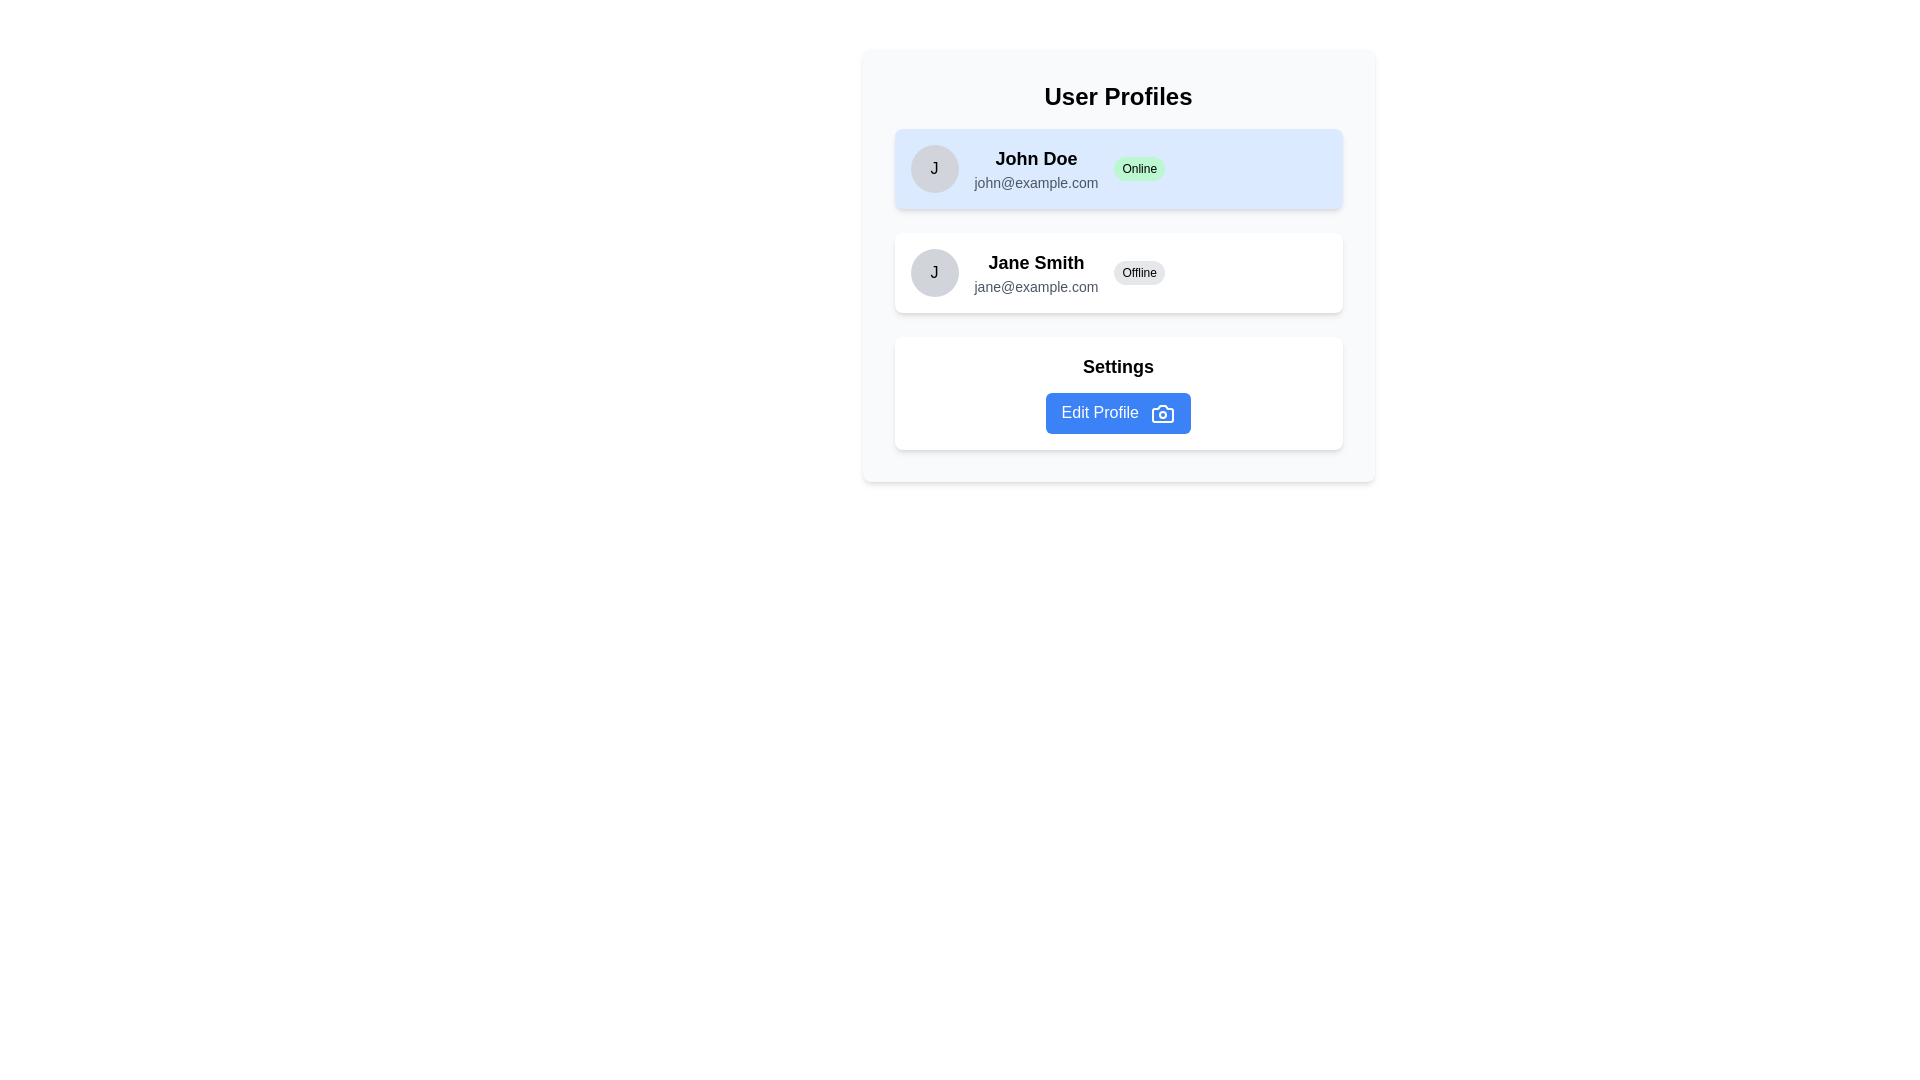  What do you see at coordinates (1163, 412) in the screenshot?
I see `the camera icon located to the right of the 'Edit Profile' button, which suggests a photo-related action` at bounding box center [1163, 412].